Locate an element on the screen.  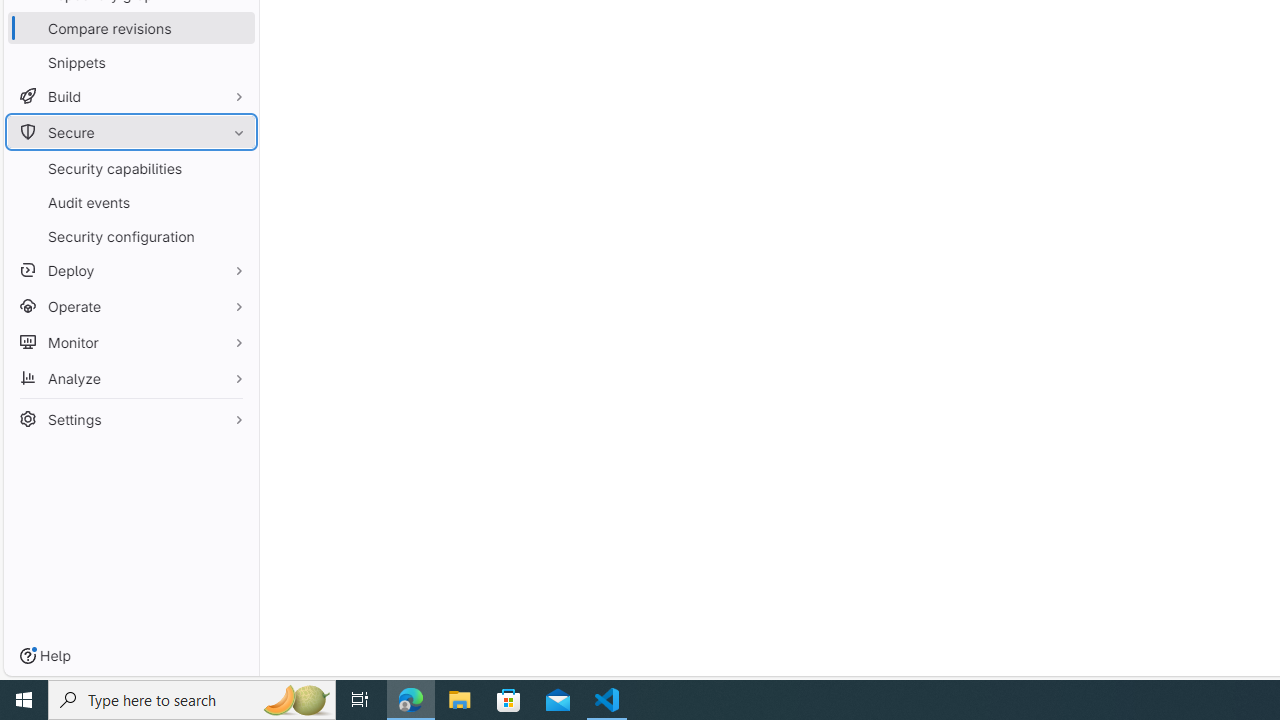
'Build' is located at coordinates (130, 96).